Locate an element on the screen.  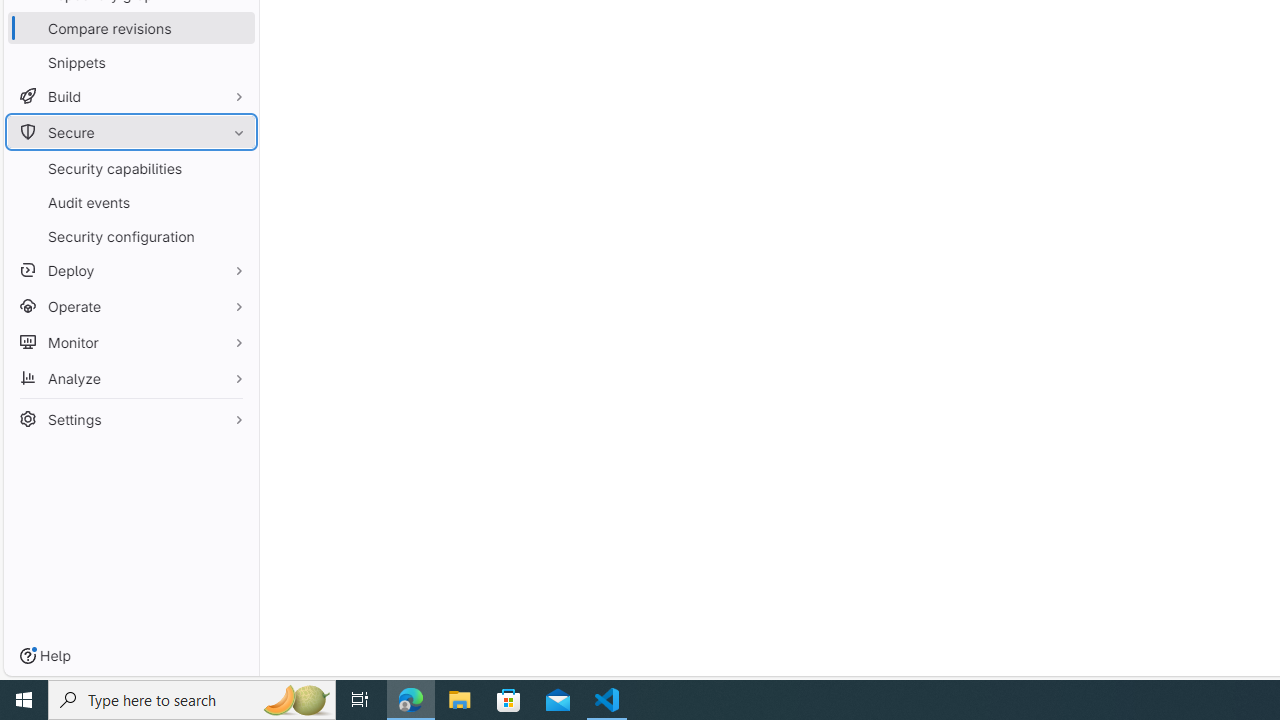
'Build' is located at coordinates (130, 96).